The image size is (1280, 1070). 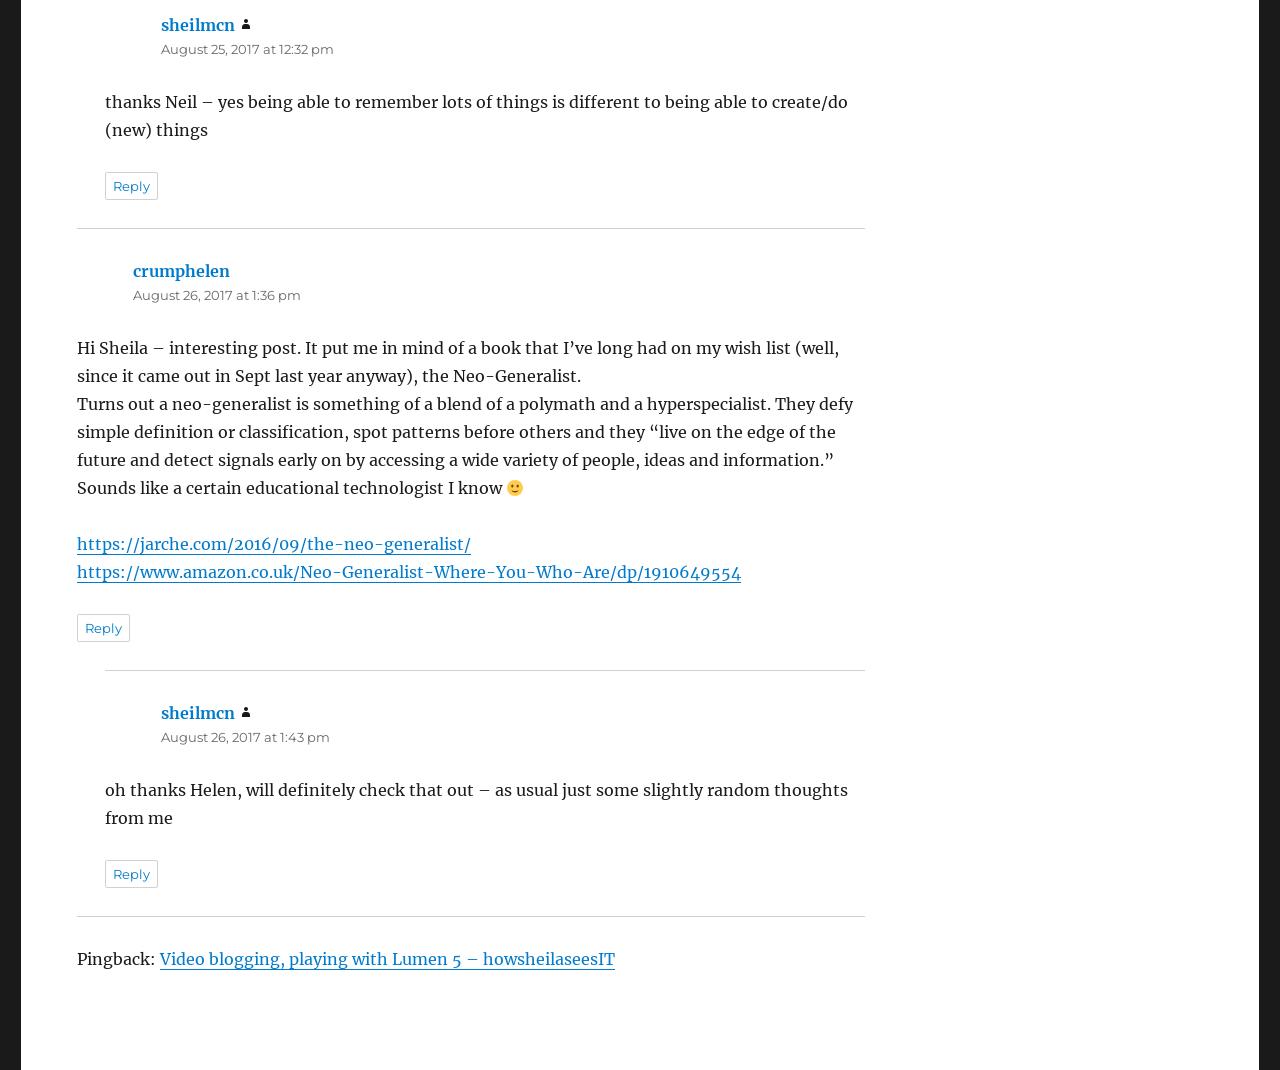 What do you see at coordinates (475, 803) in the screenshot?
I see `'oh thanks Helen, will definitely check that out – as usual just some slightly random thoughts from me'` at bounding box center [475, 803].